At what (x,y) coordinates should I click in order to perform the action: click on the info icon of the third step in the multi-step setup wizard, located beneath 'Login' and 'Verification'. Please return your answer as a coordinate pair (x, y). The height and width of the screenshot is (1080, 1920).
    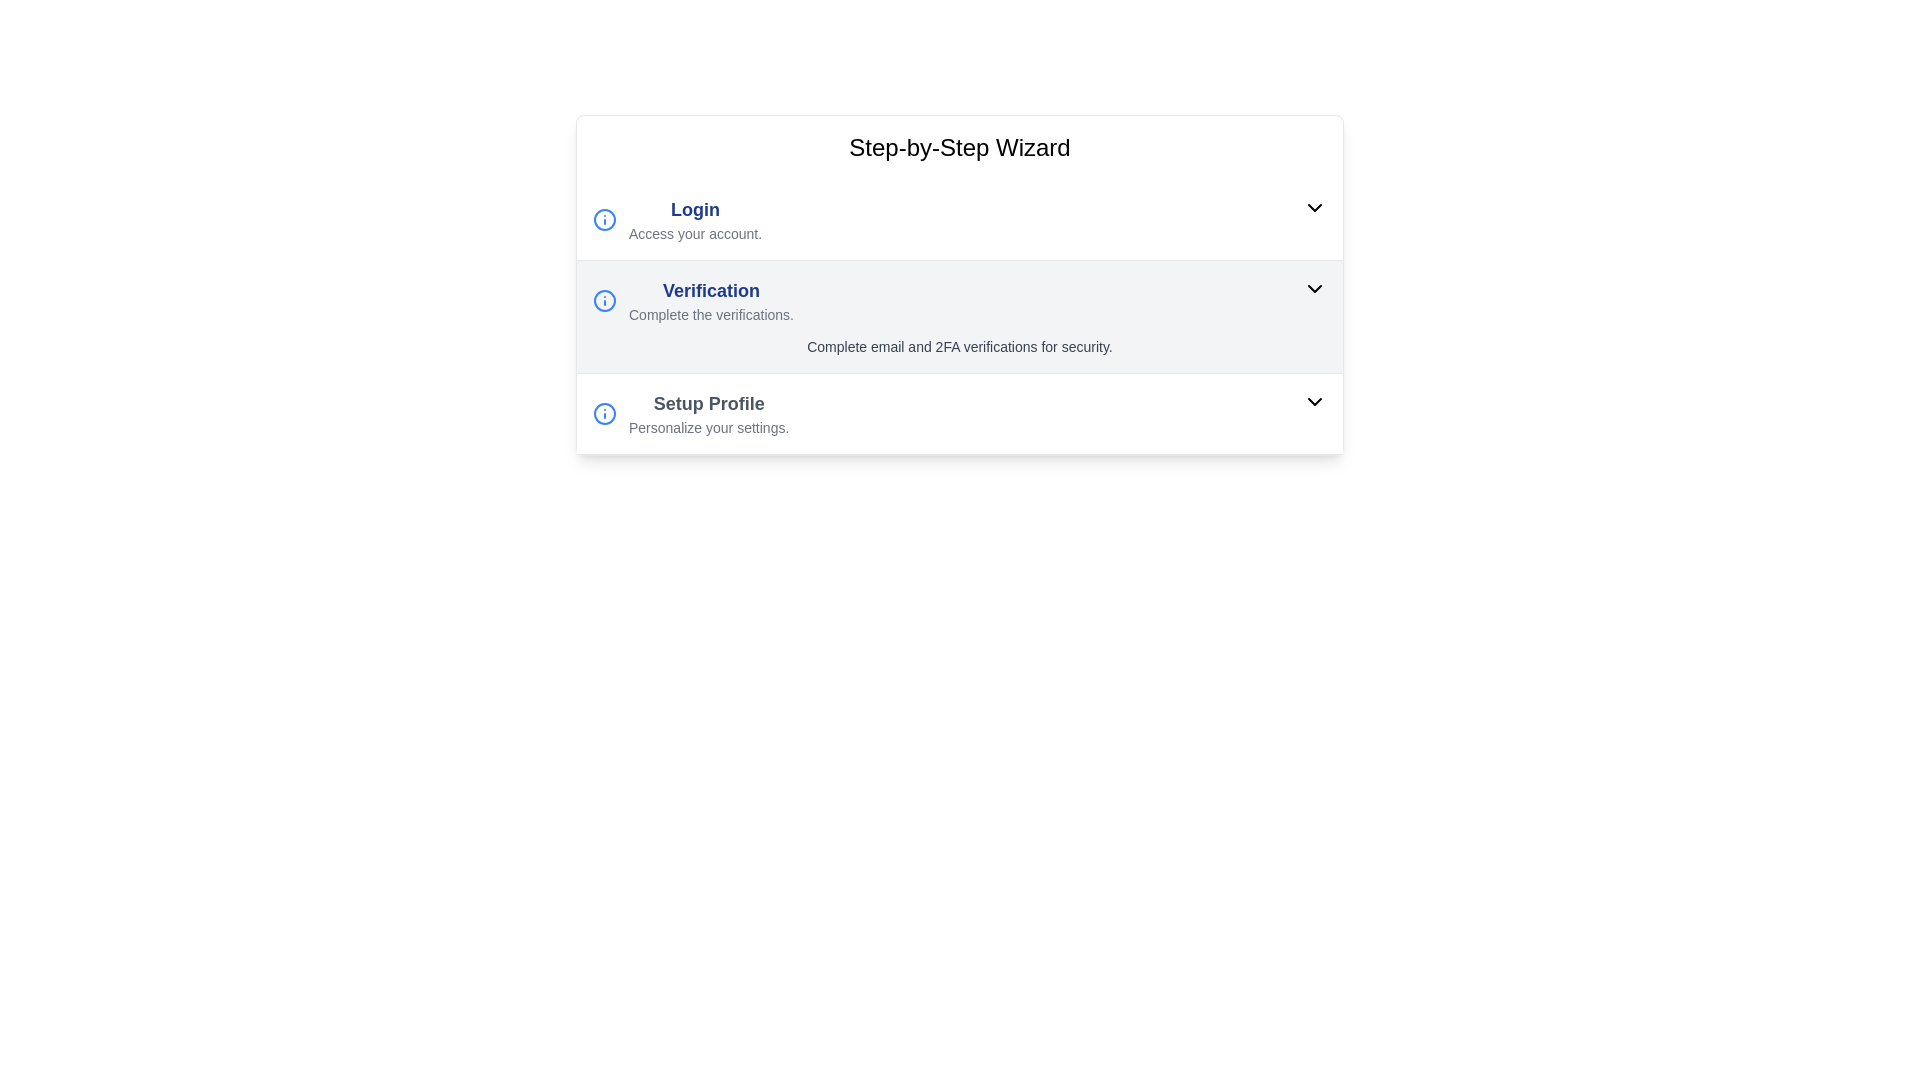
    Looking at the image, I should click on (691, 412).